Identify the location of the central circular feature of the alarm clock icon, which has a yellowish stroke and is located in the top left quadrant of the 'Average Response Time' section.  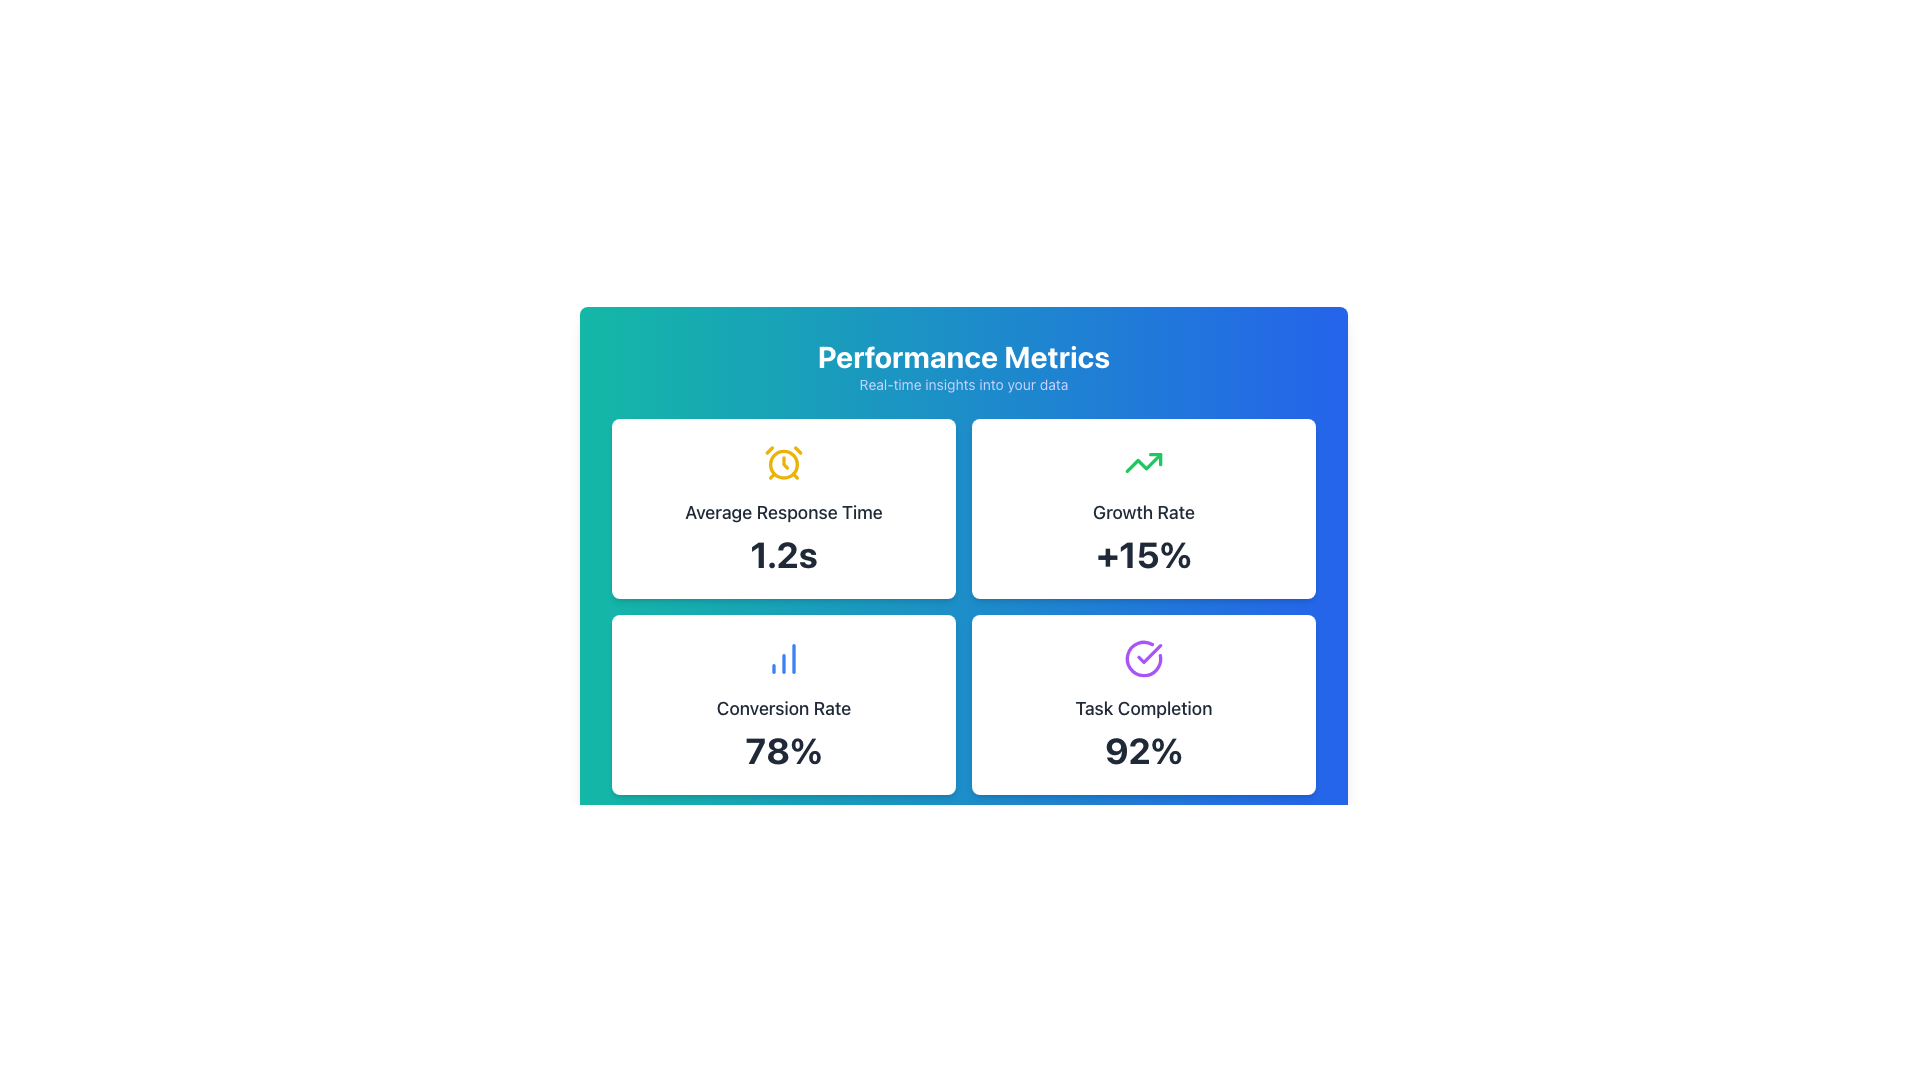
(782, 463).